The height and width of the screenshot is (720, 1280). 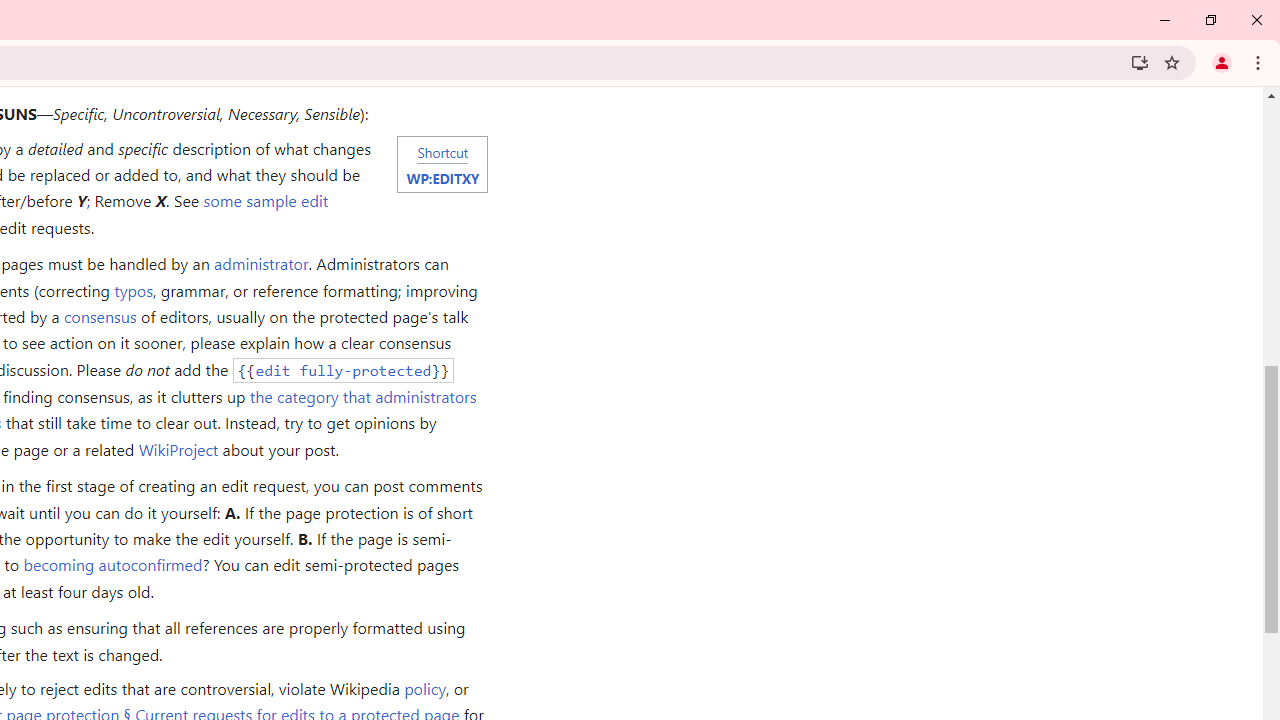 I want to click on 'WP:EDITXY', so click(x=441, y=176).